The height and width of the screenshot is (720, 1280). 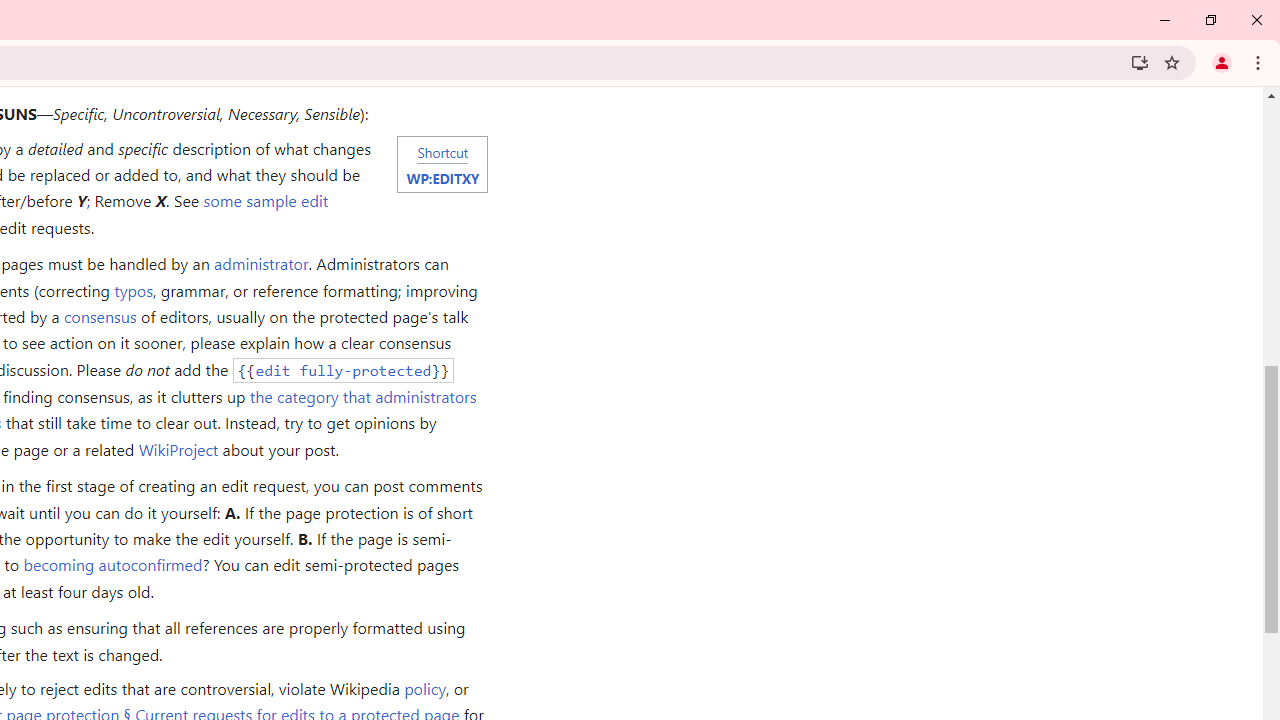 I want to click on 'WP:EDITXY', so click(x=441, y=176).